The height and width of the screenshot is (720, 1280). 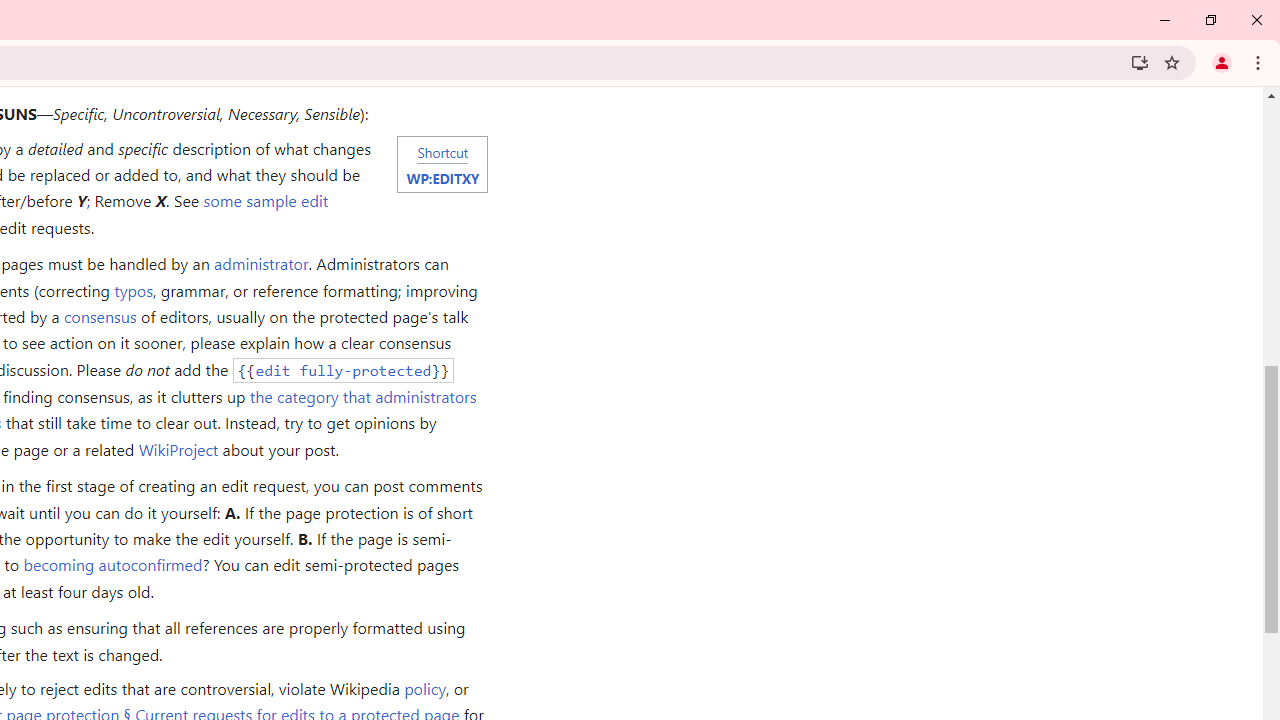 I want to click on 'WP:EDITXY', so click(x=441, y=176).